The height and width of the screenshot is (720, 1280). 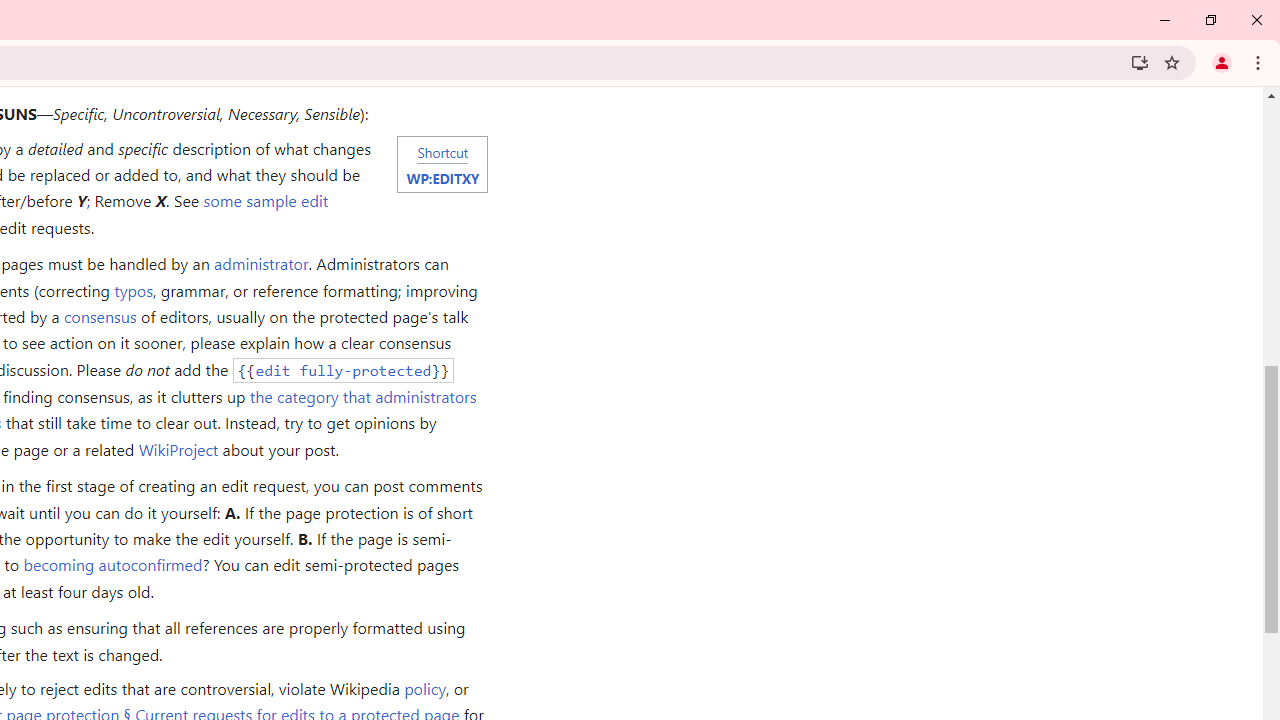 I want to click on 'WP:EDITXY', so click(x=441, y=176).